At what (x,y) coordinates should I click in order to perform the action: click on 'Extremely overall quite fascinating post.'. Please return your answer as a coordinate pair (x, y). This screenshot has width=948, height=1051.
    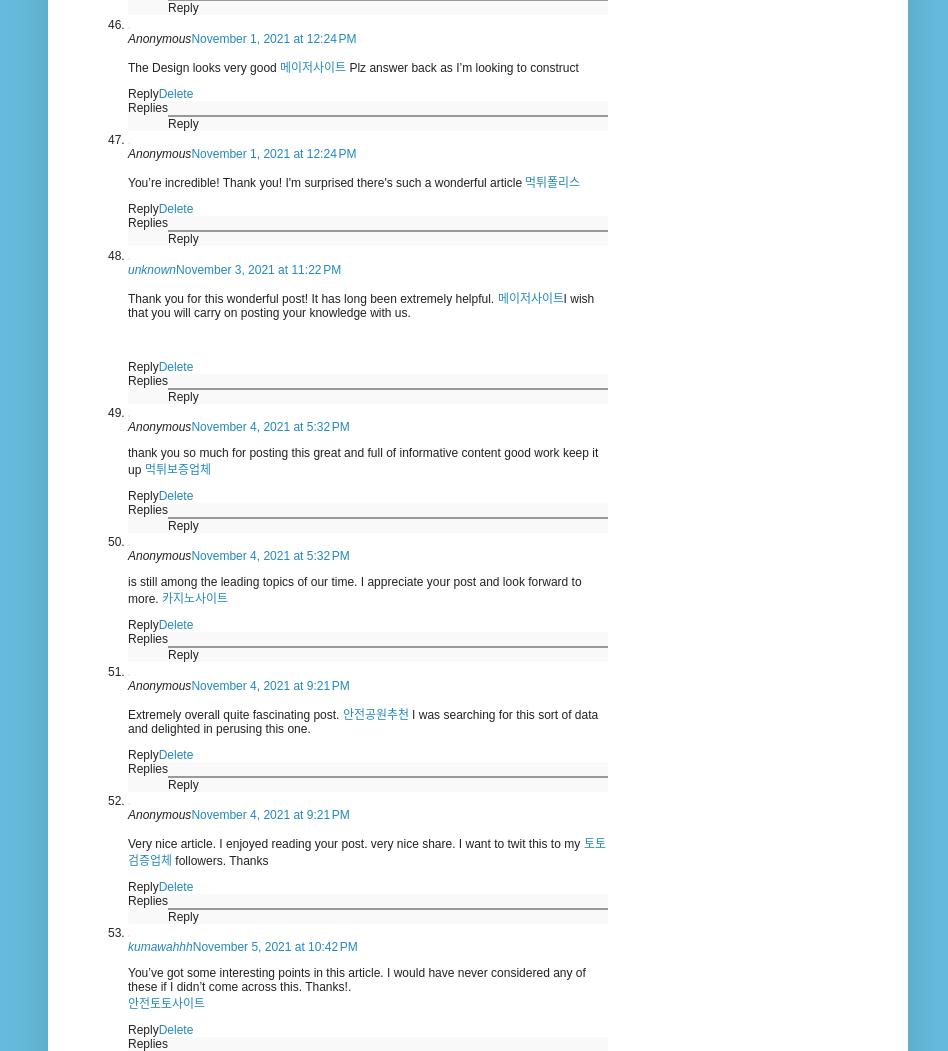
    Looking at the image, I should click on (234, 713).